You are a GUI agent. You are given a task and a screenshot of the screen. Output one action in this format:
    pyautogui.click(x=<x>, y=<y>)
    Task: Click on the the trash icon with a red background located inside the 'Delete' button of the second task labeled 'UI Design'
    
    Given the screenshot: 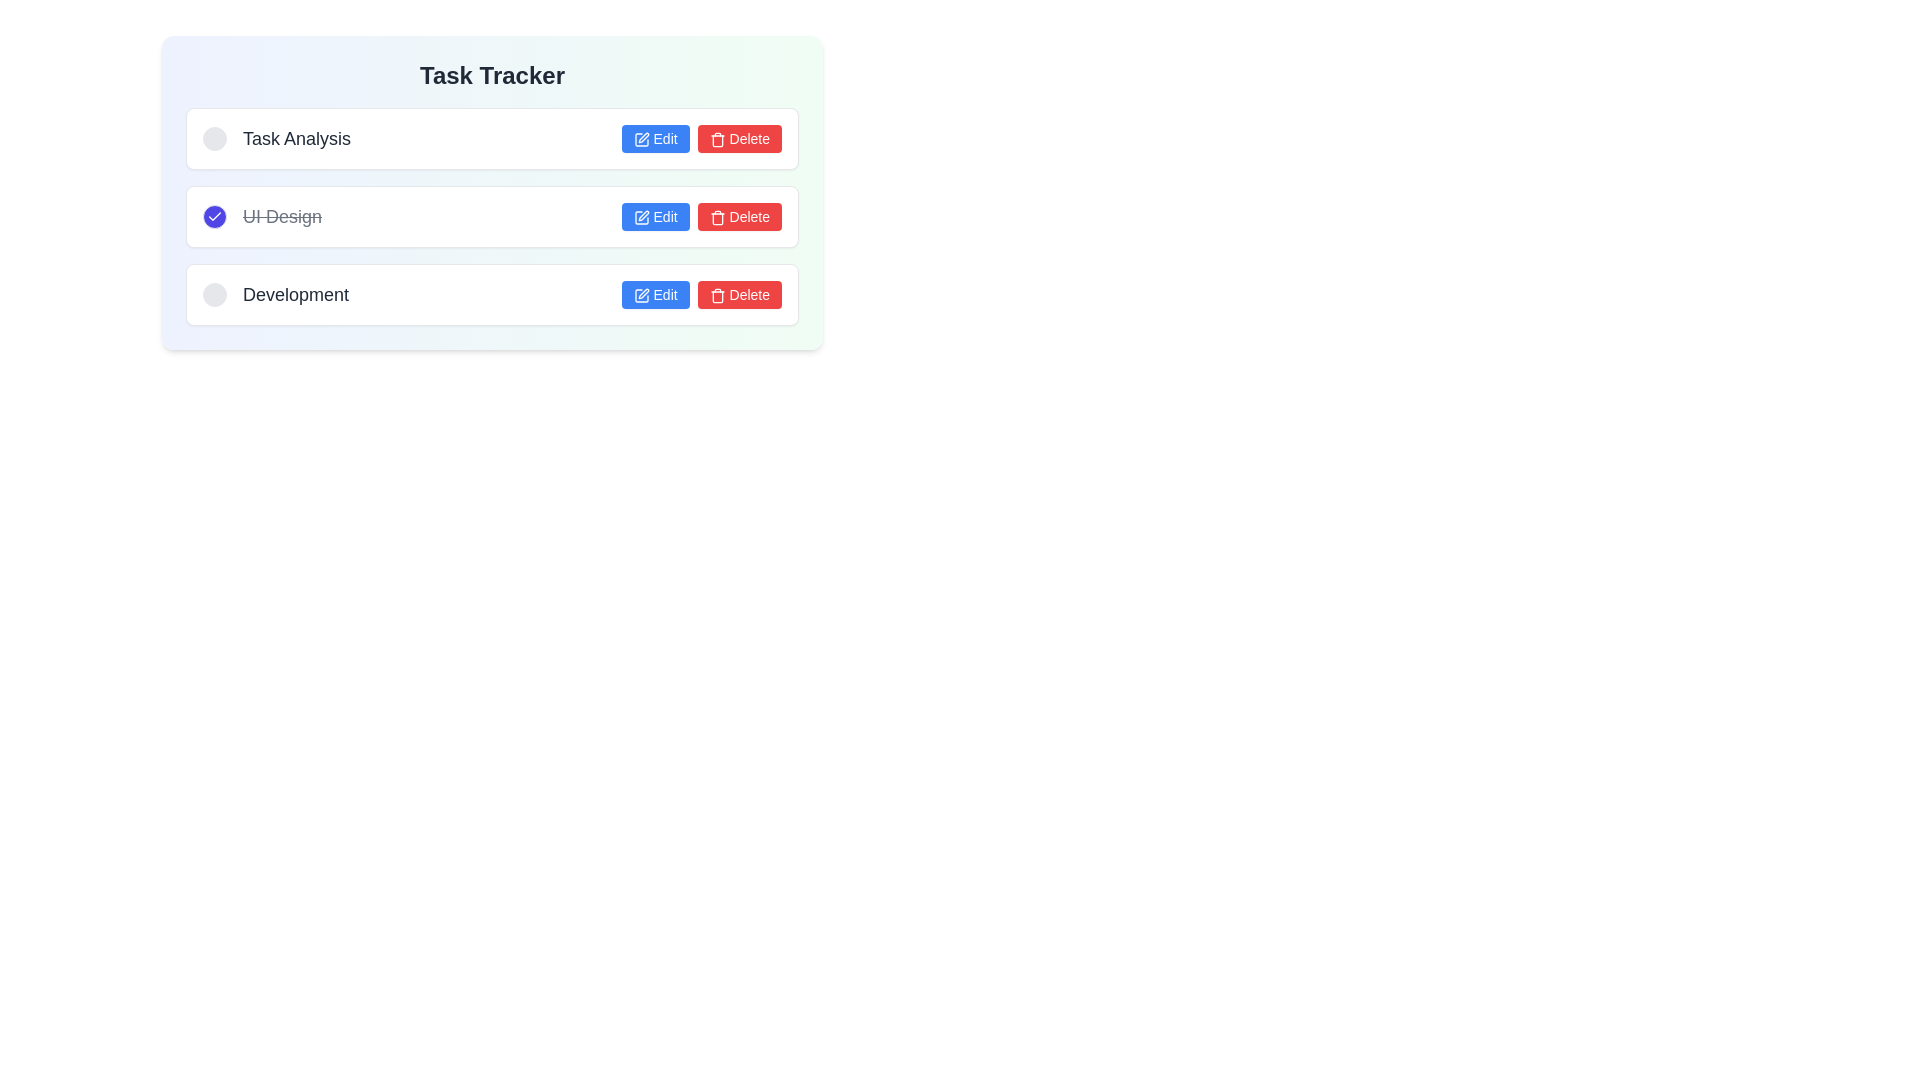 What is the action you would take?
    pyautogui.click(x=717, y=296)
    